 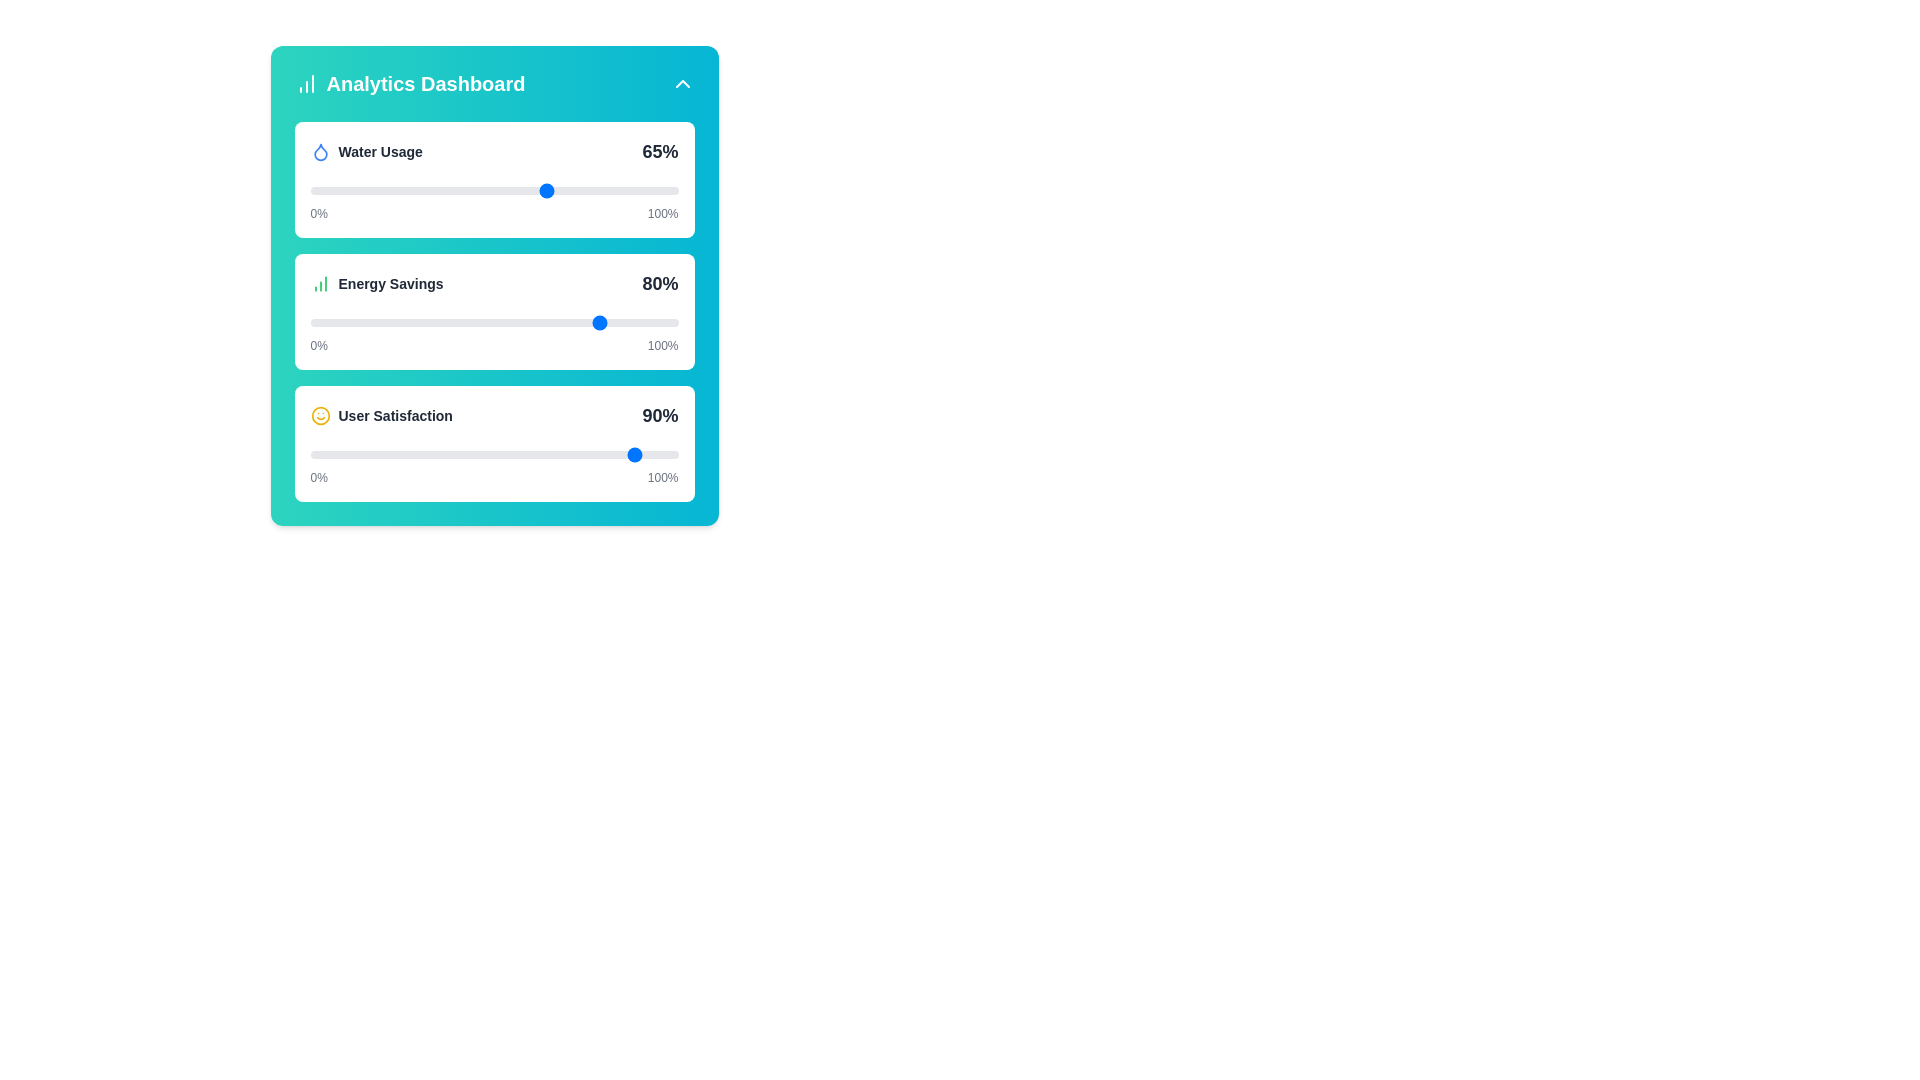 I want to click on User Satisfaction, so click(x=427, y=455).